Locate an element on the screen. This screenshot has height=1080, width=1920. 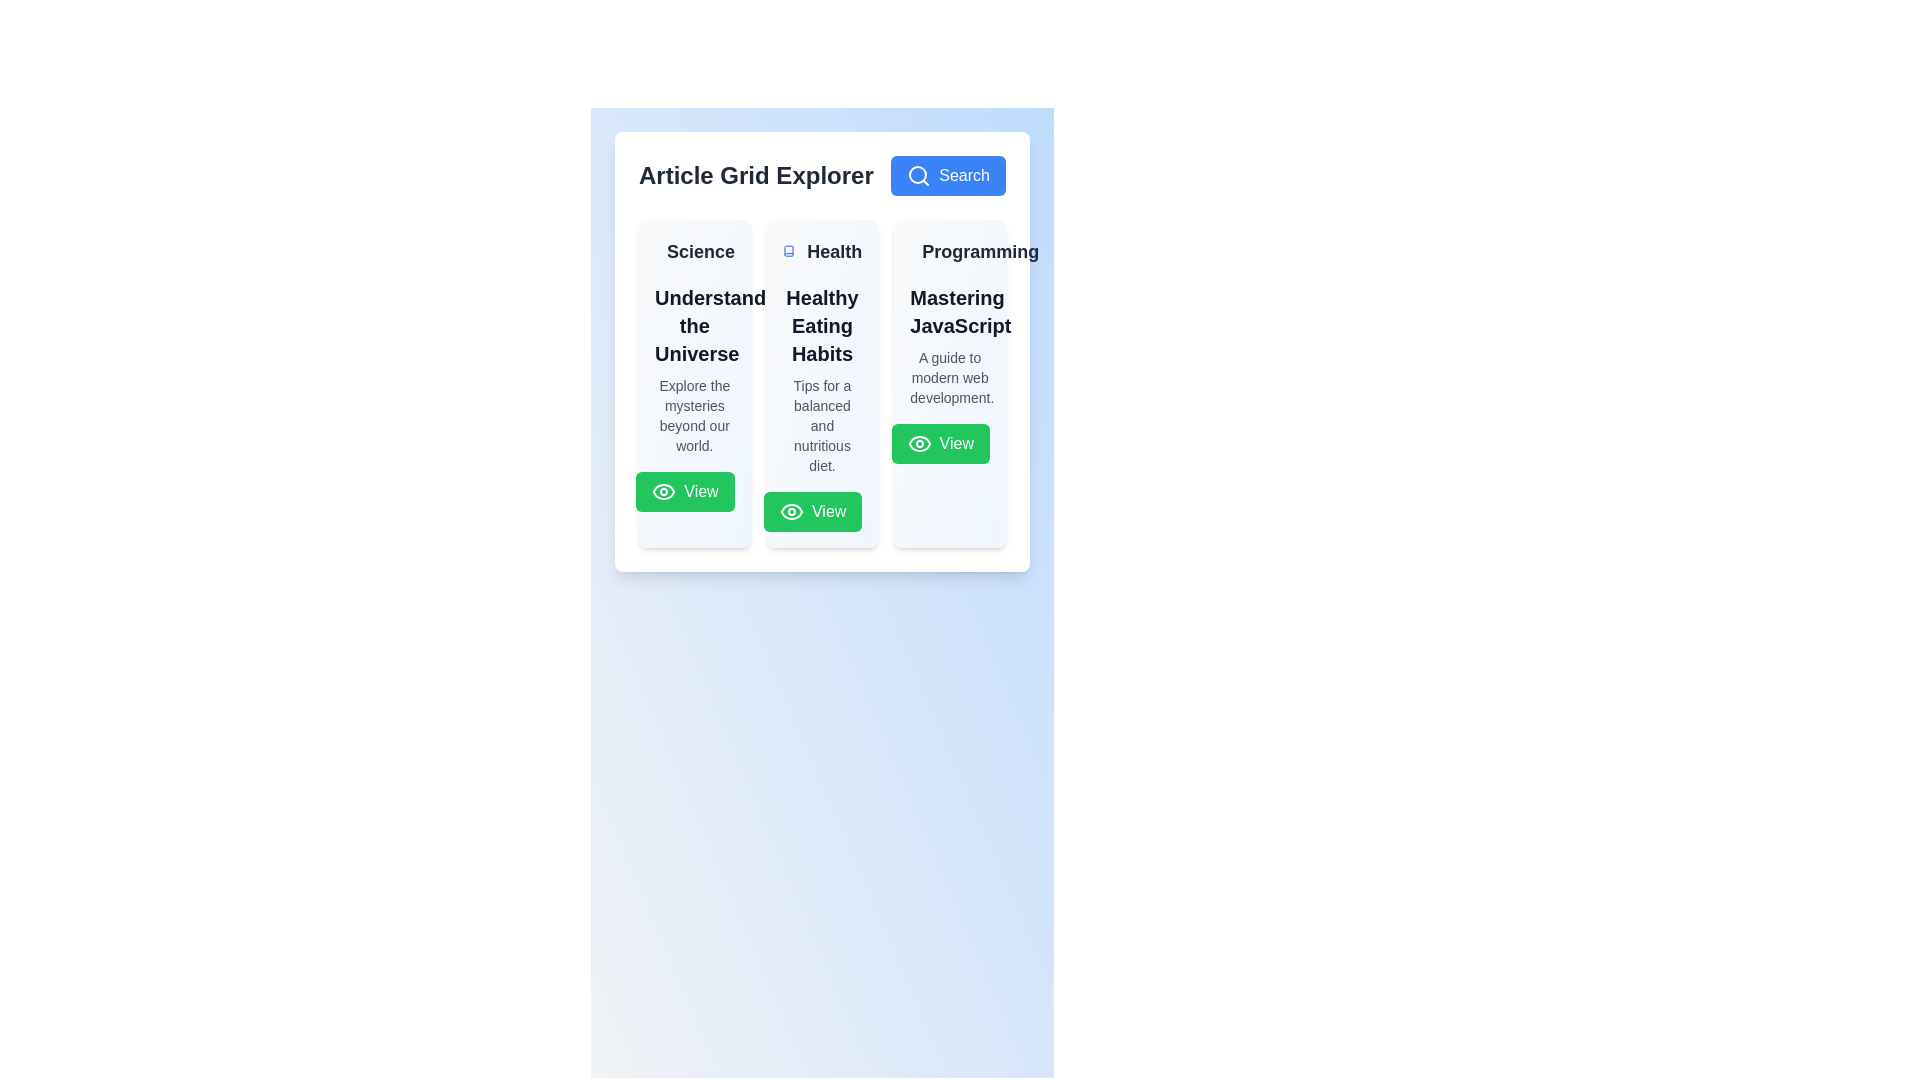
the block of text styled in a gray-colored small-sized font that presents the message 'Tips for a balanced and nutritious diet.' This text is located underneath the heading 'Healthy Eating Habits' and above a 'View' button is located at coordinates (822, 424).